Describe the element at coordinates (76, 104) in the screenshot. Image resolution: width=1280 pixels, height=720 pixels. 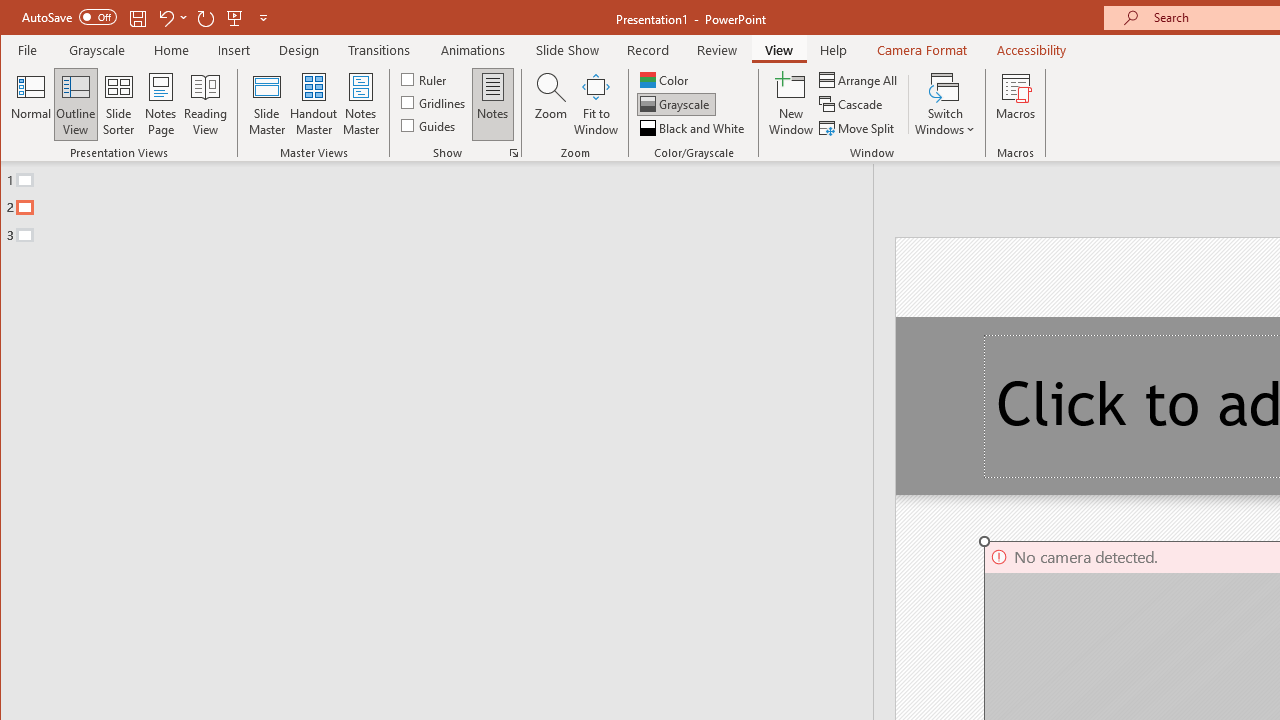
I see `'Outline View'` at that location.